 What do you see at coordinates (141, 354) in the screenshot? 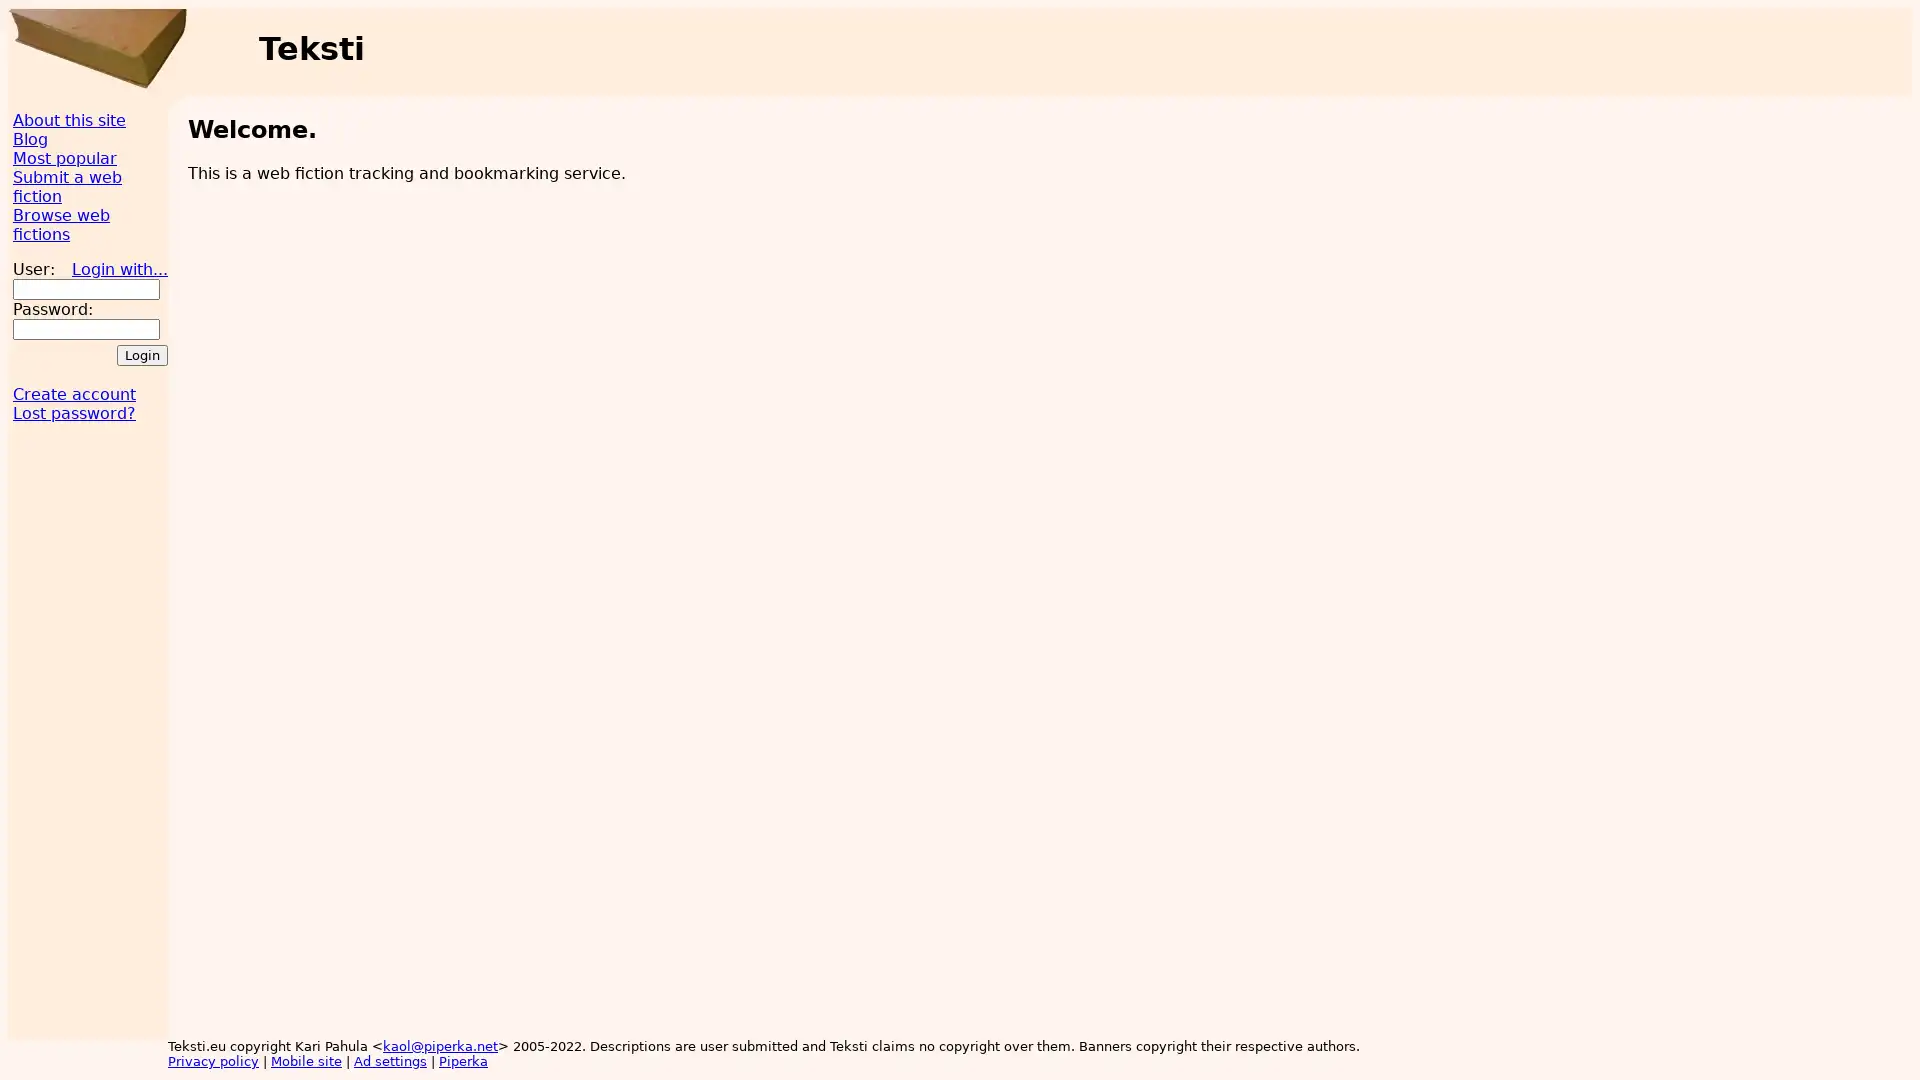
I see `Login` at bounding box center [141, 354].